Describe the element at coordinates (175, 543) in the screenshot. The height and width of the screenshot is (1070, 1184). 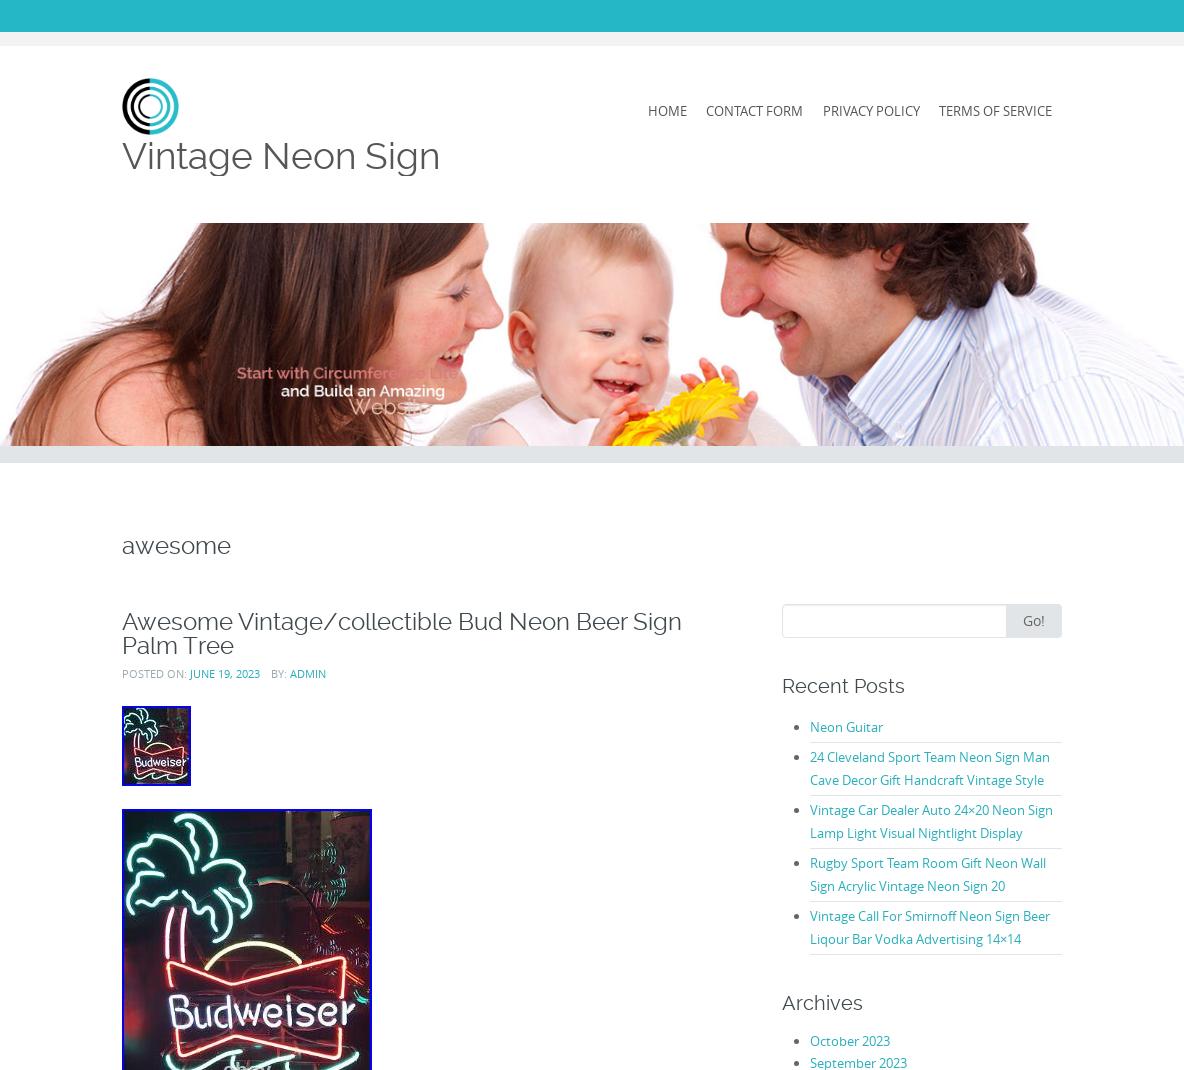
I see `'awesome'` at that location.